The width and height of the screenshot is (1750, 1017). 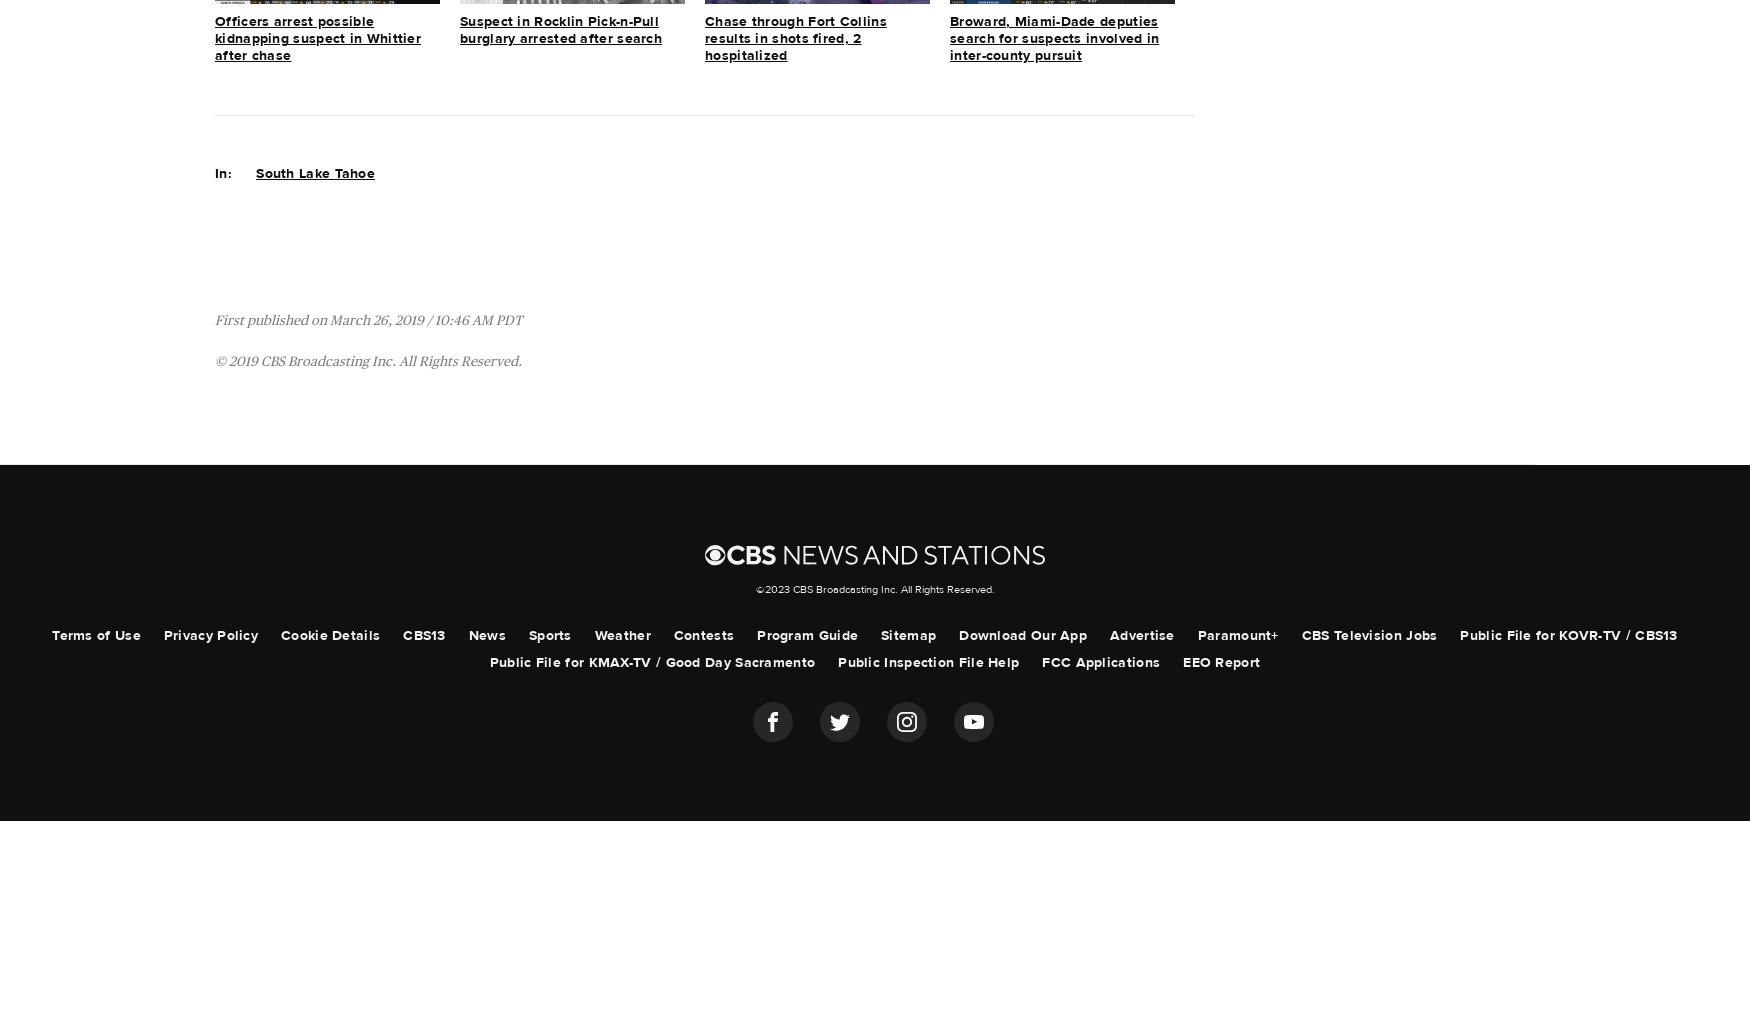 What do you see at coordinates (330, 635) in the screenshot?
I see `'Cookie Details'` at bounding box center [330, 635].